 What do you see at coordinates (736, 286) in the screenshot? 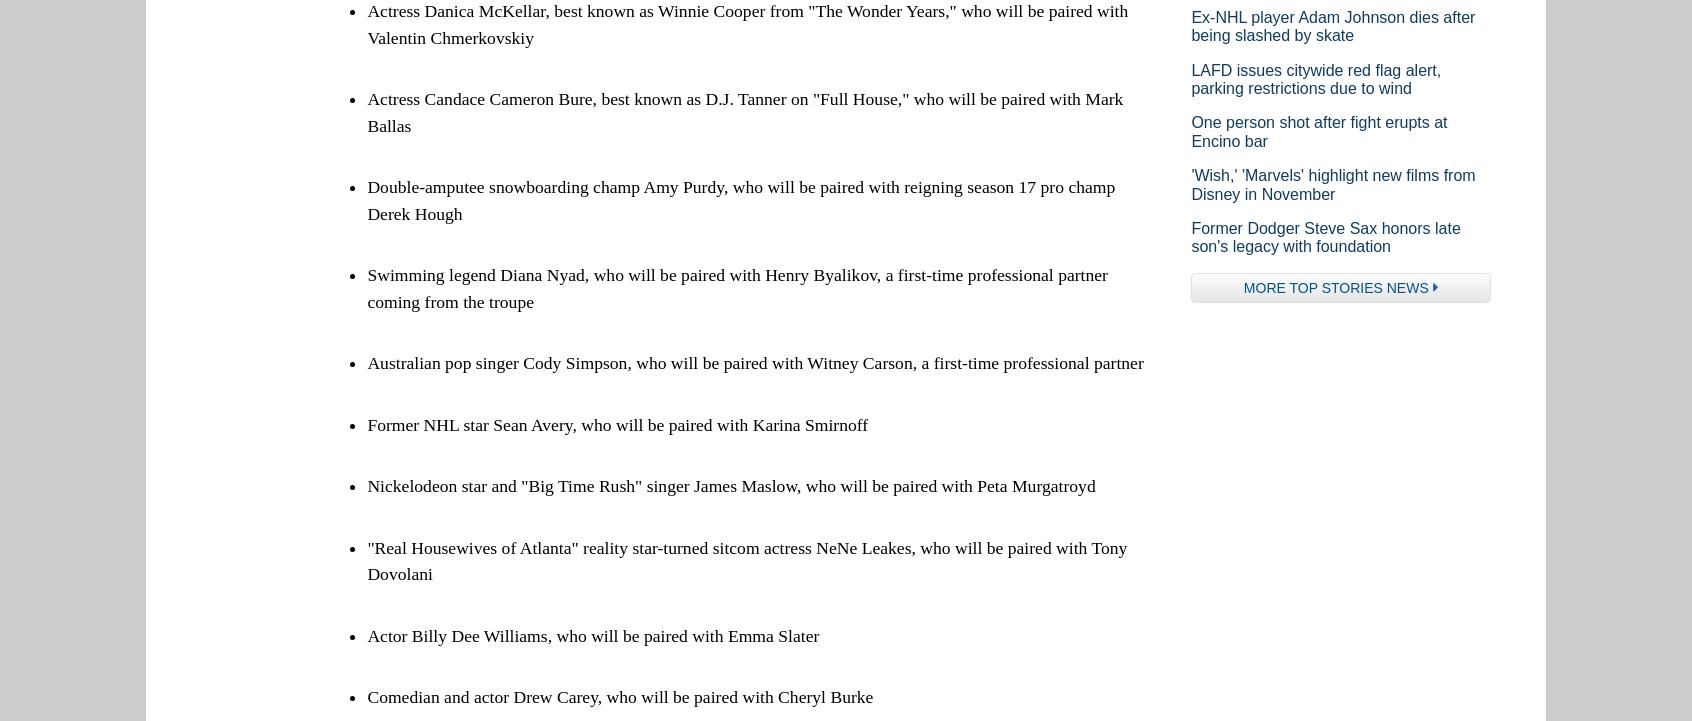
I see `'Swimming legend Diana Nyad, who will be paired with Henry Byalikov, a first-time professional partner coming from the troupe'` at bounding box center [736, 286].